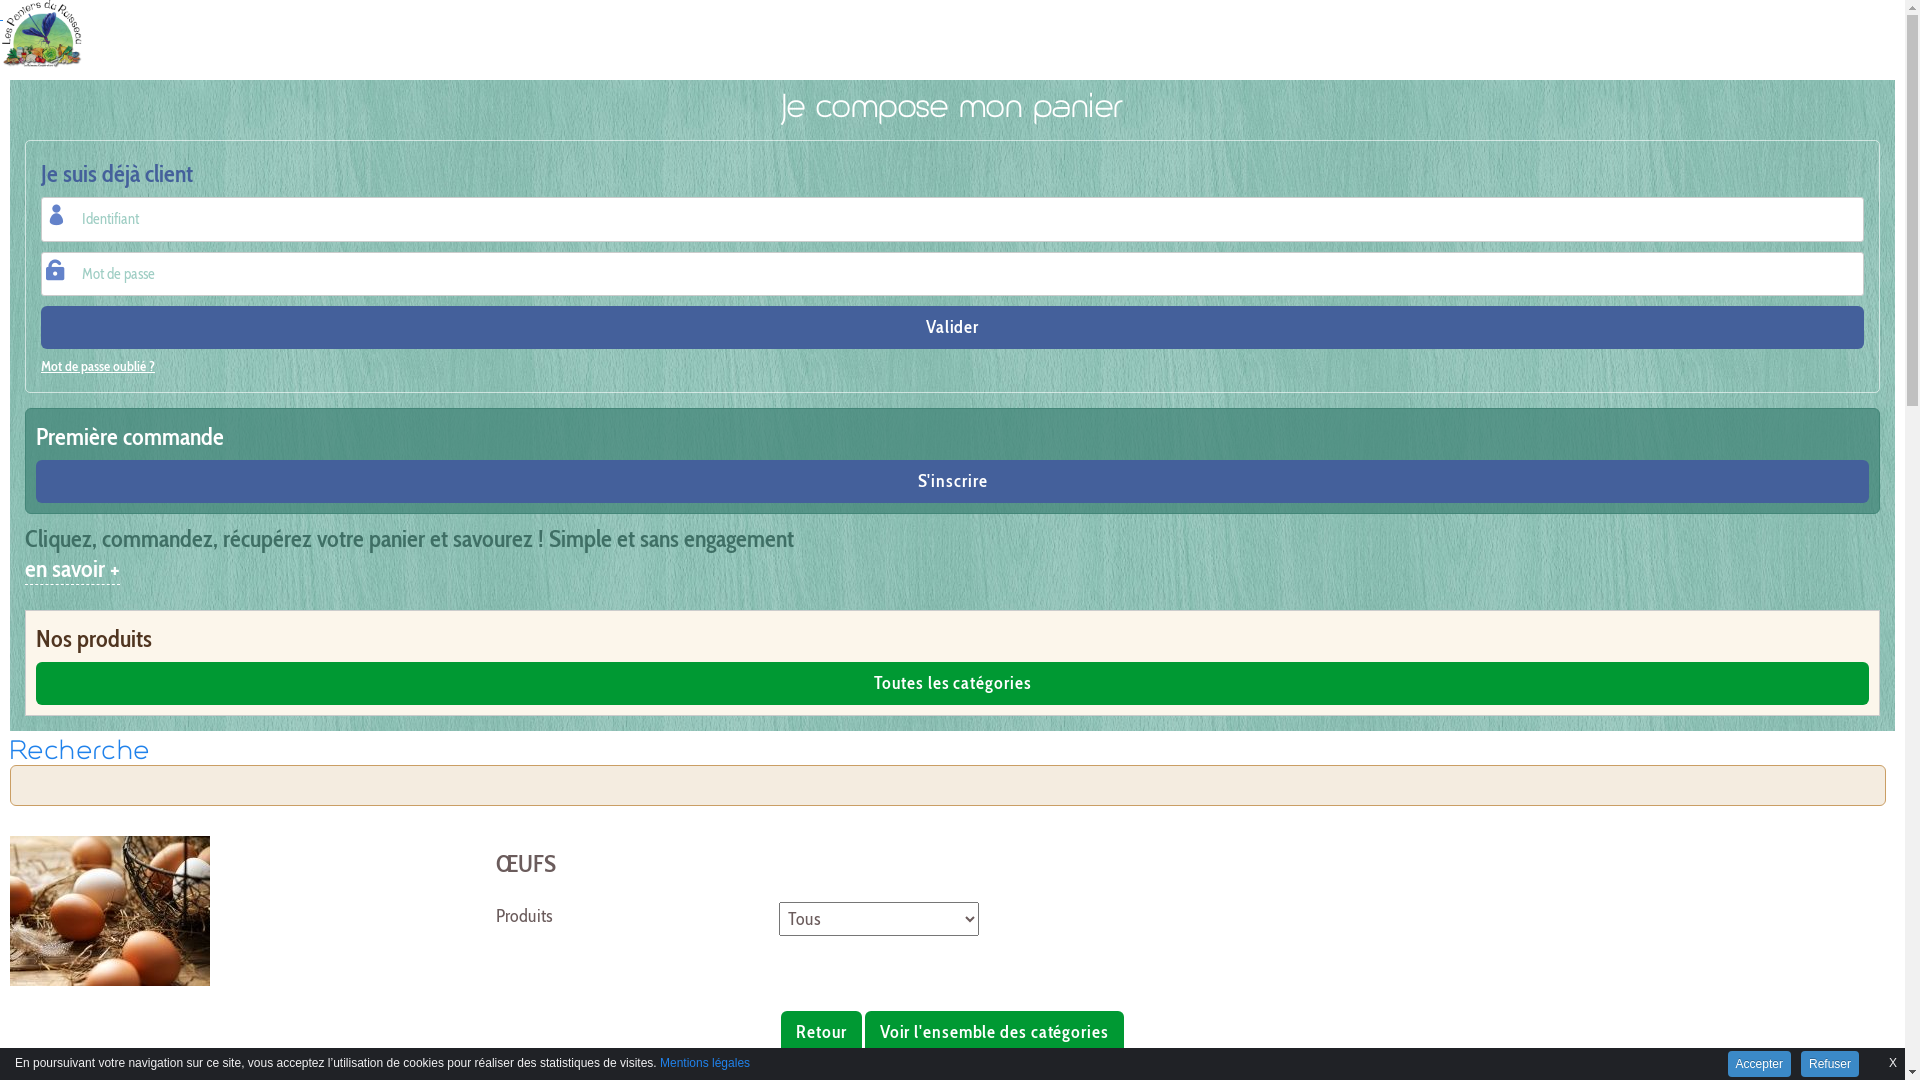 The image size is (1920, 1080). What do you see at coordinates (72, 569) in the screenshot?
I see `'en savoir +'` at bounding box center [72, 569].